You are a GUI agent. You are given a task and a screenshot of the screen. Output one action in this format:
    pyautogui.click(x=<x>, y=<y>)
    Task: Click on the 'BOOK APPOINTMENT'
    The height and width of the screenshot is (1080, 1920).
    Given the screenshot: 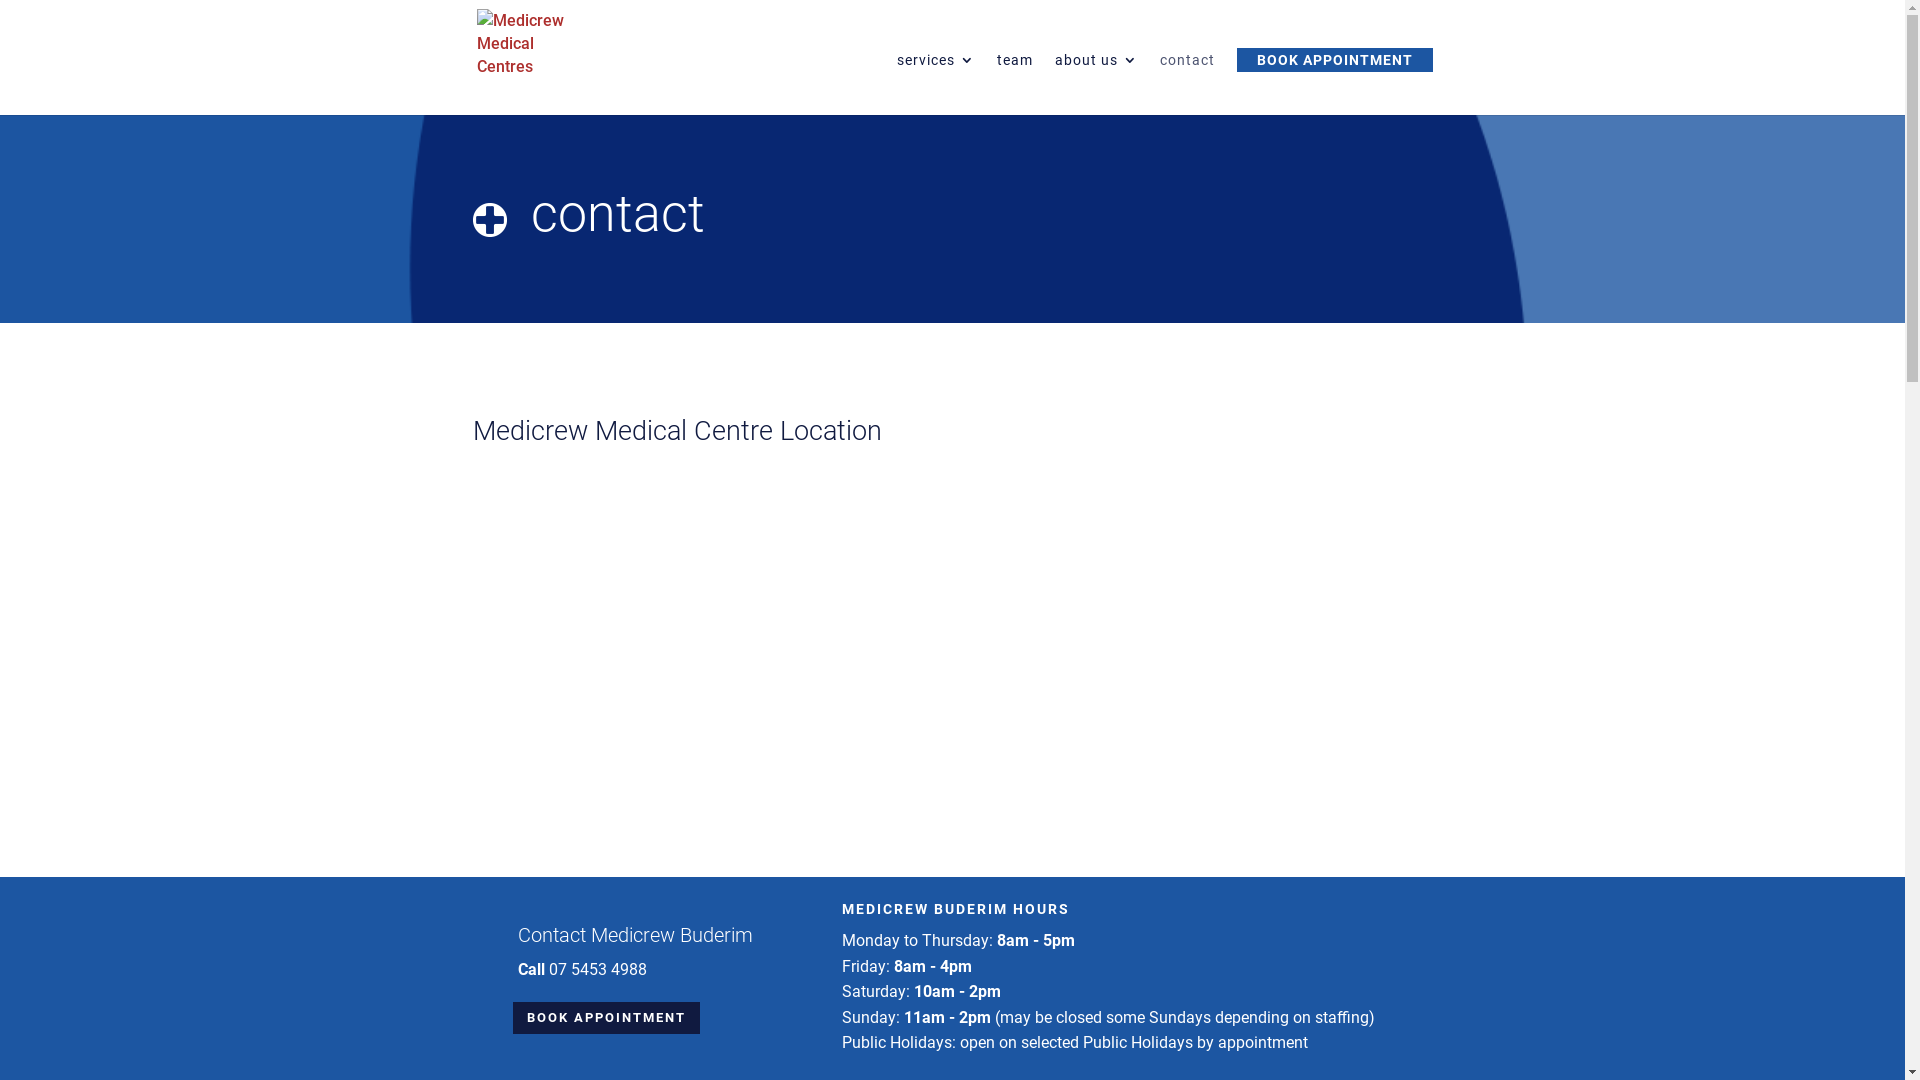 What is the action you would take?
    pyautogui.click(x=1334, y=59)
    